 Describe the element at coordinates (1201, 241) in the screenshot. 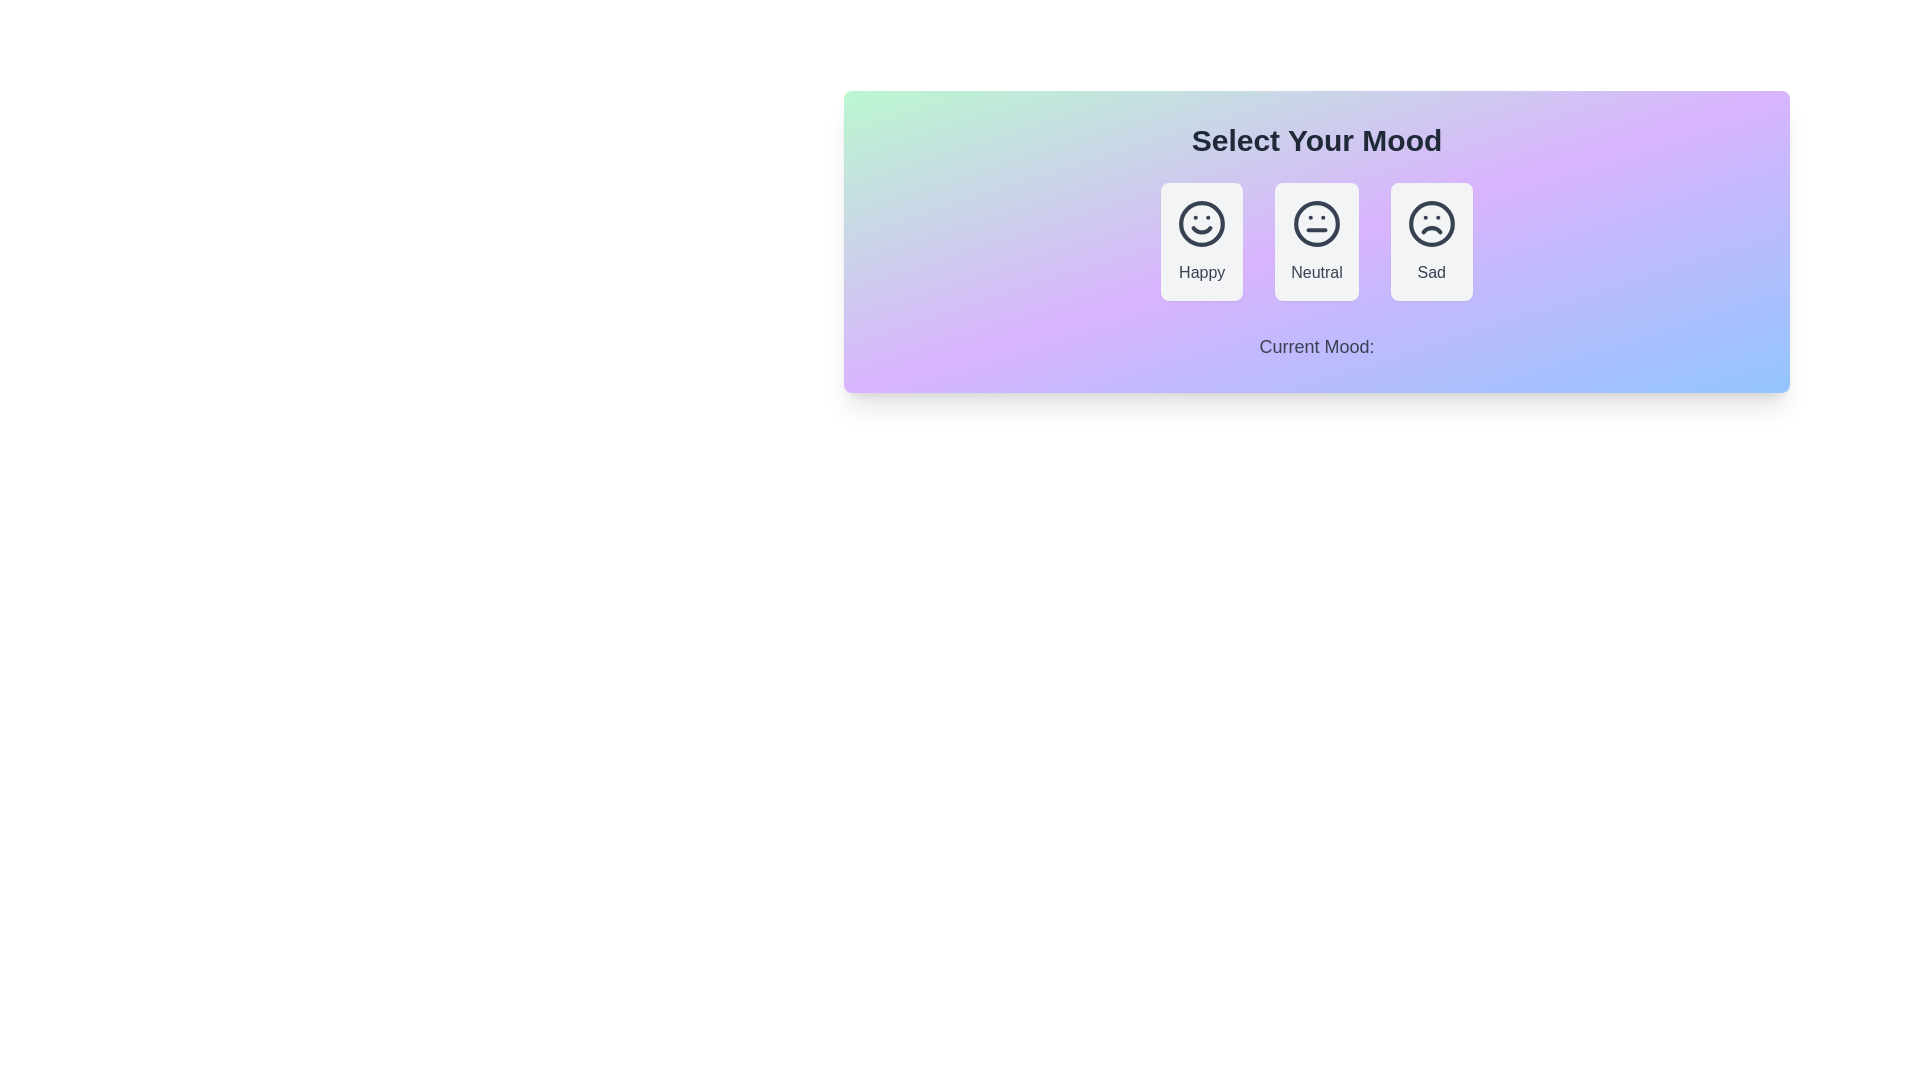

I see `the Happy button to select the corresponding mood` at that location.